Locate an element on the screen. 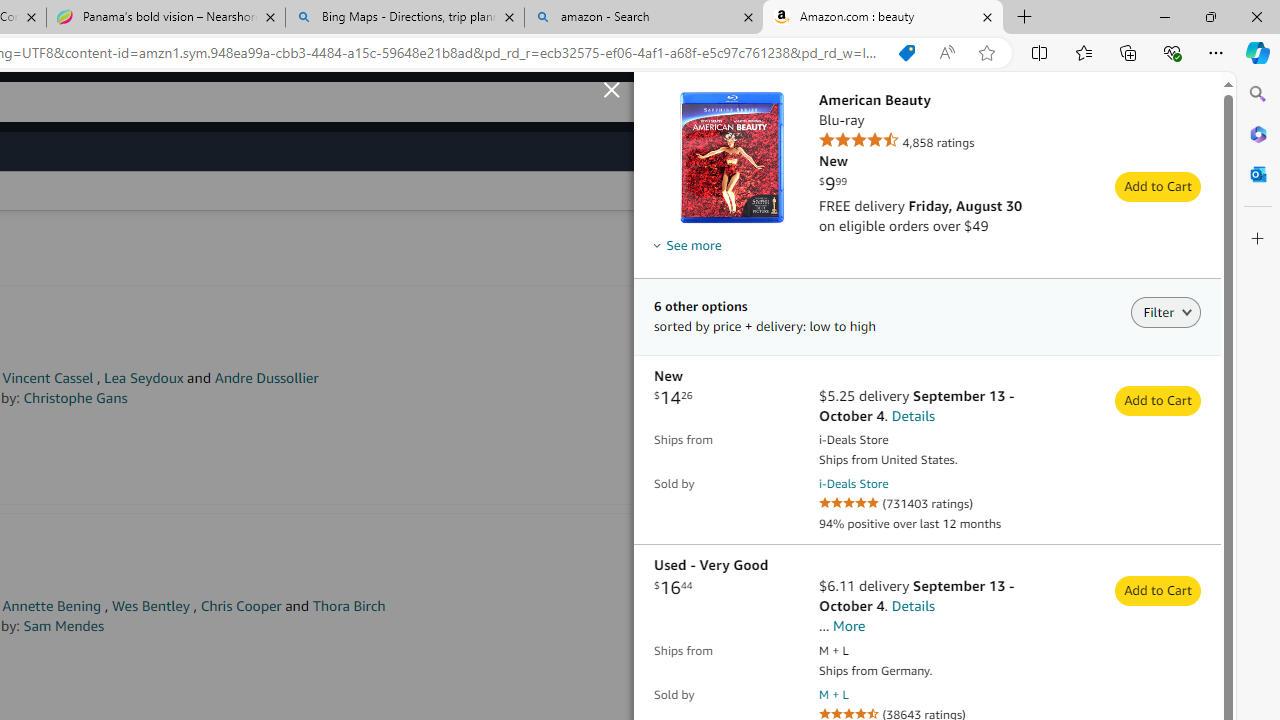  'Amazon.com : beauty' is located at coordinates (882, 17).